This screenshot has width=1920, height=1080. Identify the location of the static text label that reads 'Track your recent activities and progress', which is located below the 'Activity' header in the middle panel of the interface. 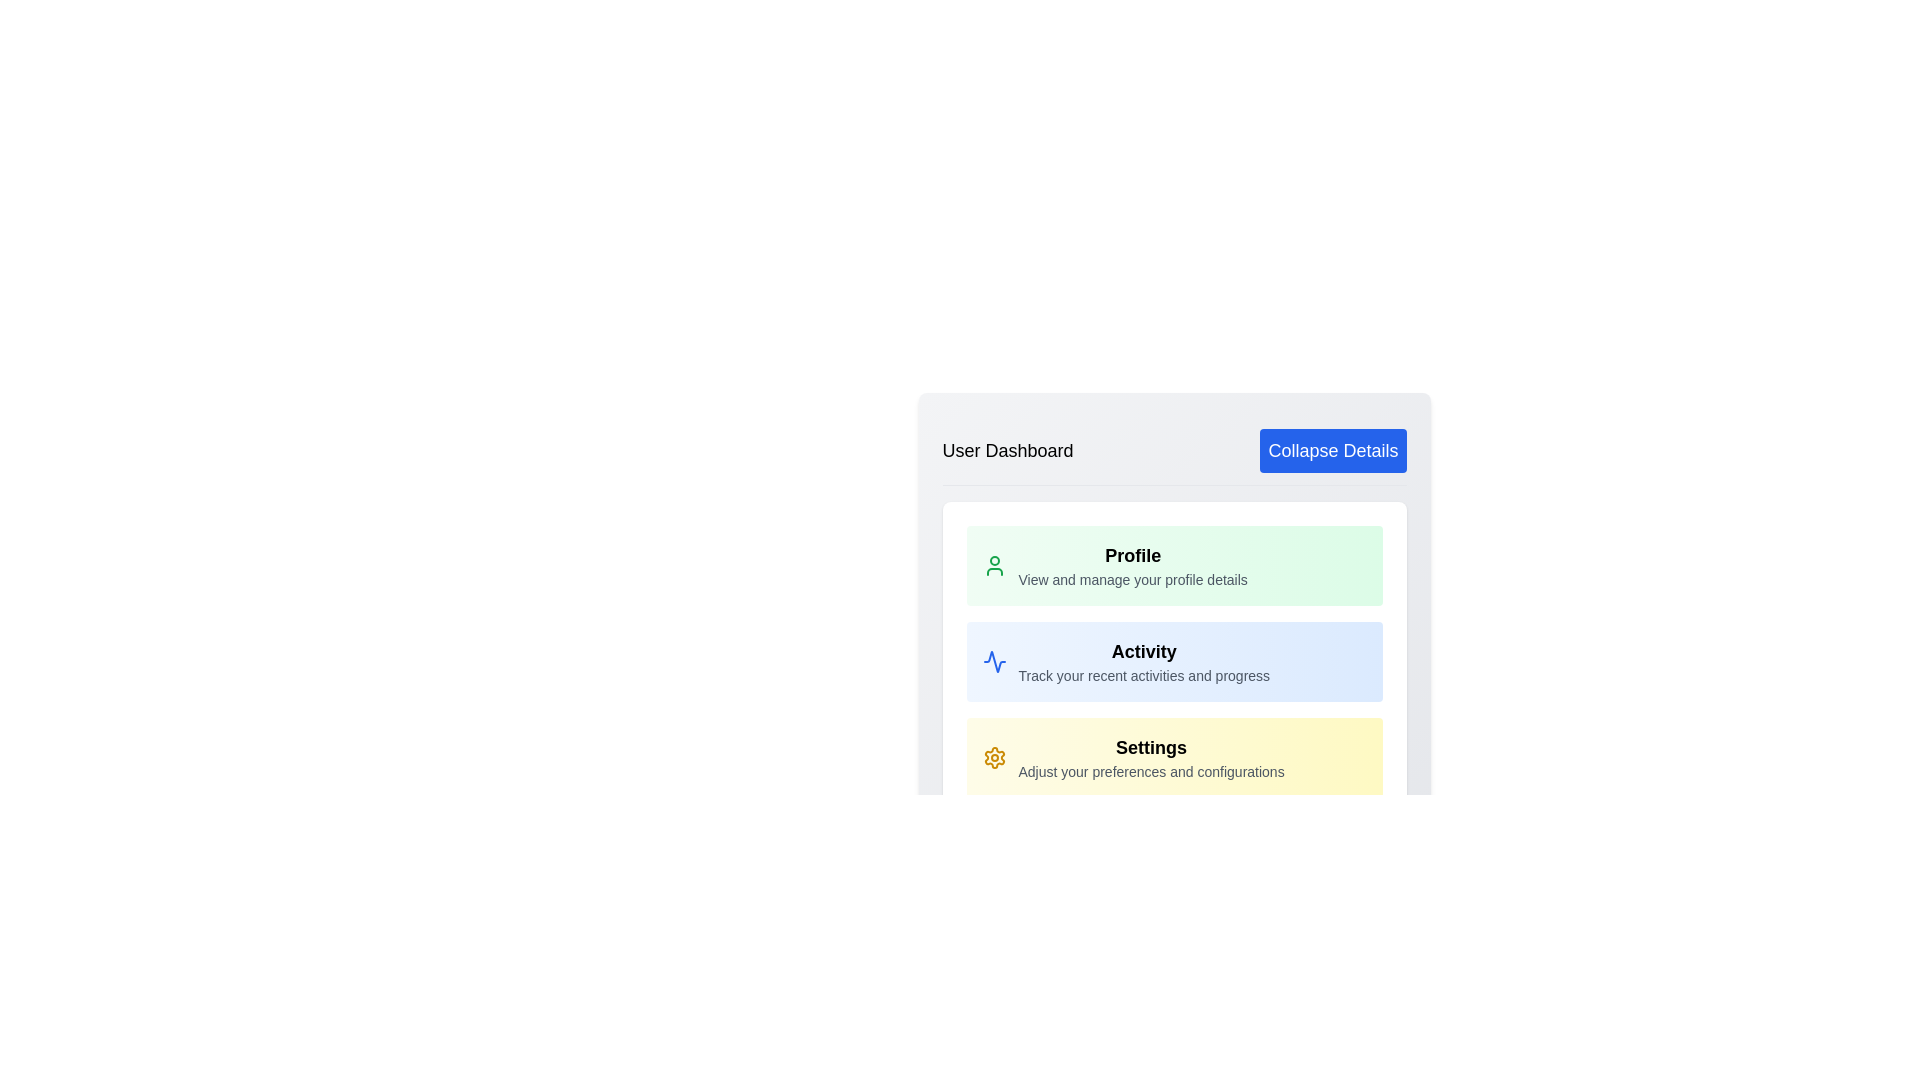
(1144, 675).